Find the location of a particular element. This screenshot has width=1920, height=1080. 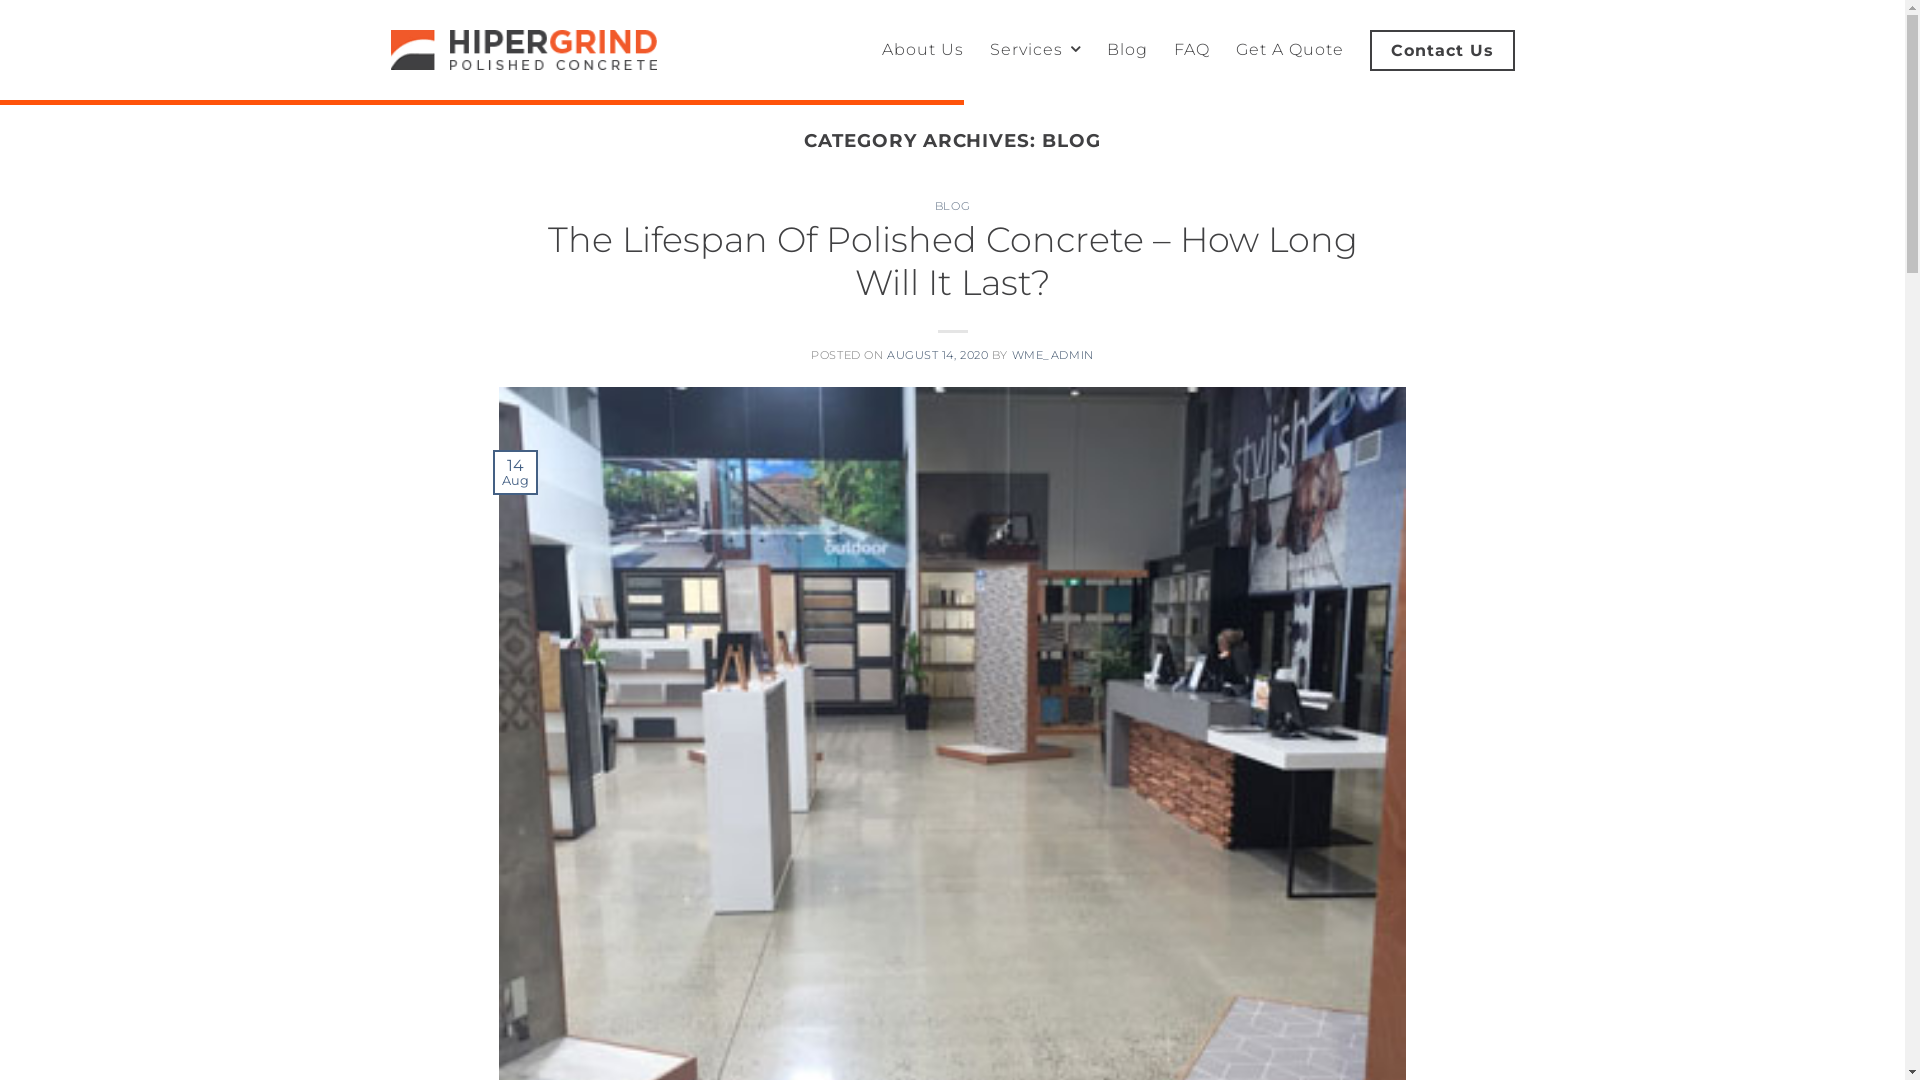

'FAQ' is located at coordinates (1174, 49).